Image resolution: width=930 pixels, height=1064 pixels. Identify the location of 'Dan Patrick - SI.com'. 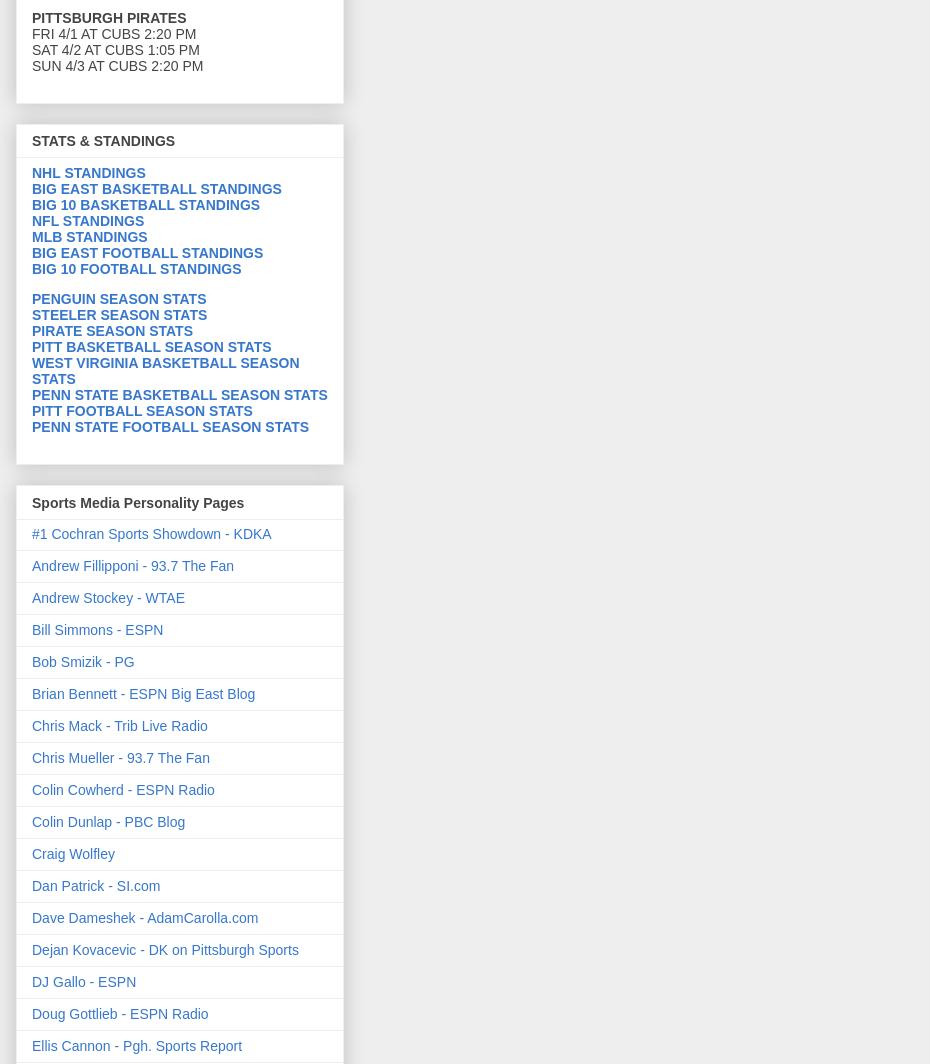
(95, 885).